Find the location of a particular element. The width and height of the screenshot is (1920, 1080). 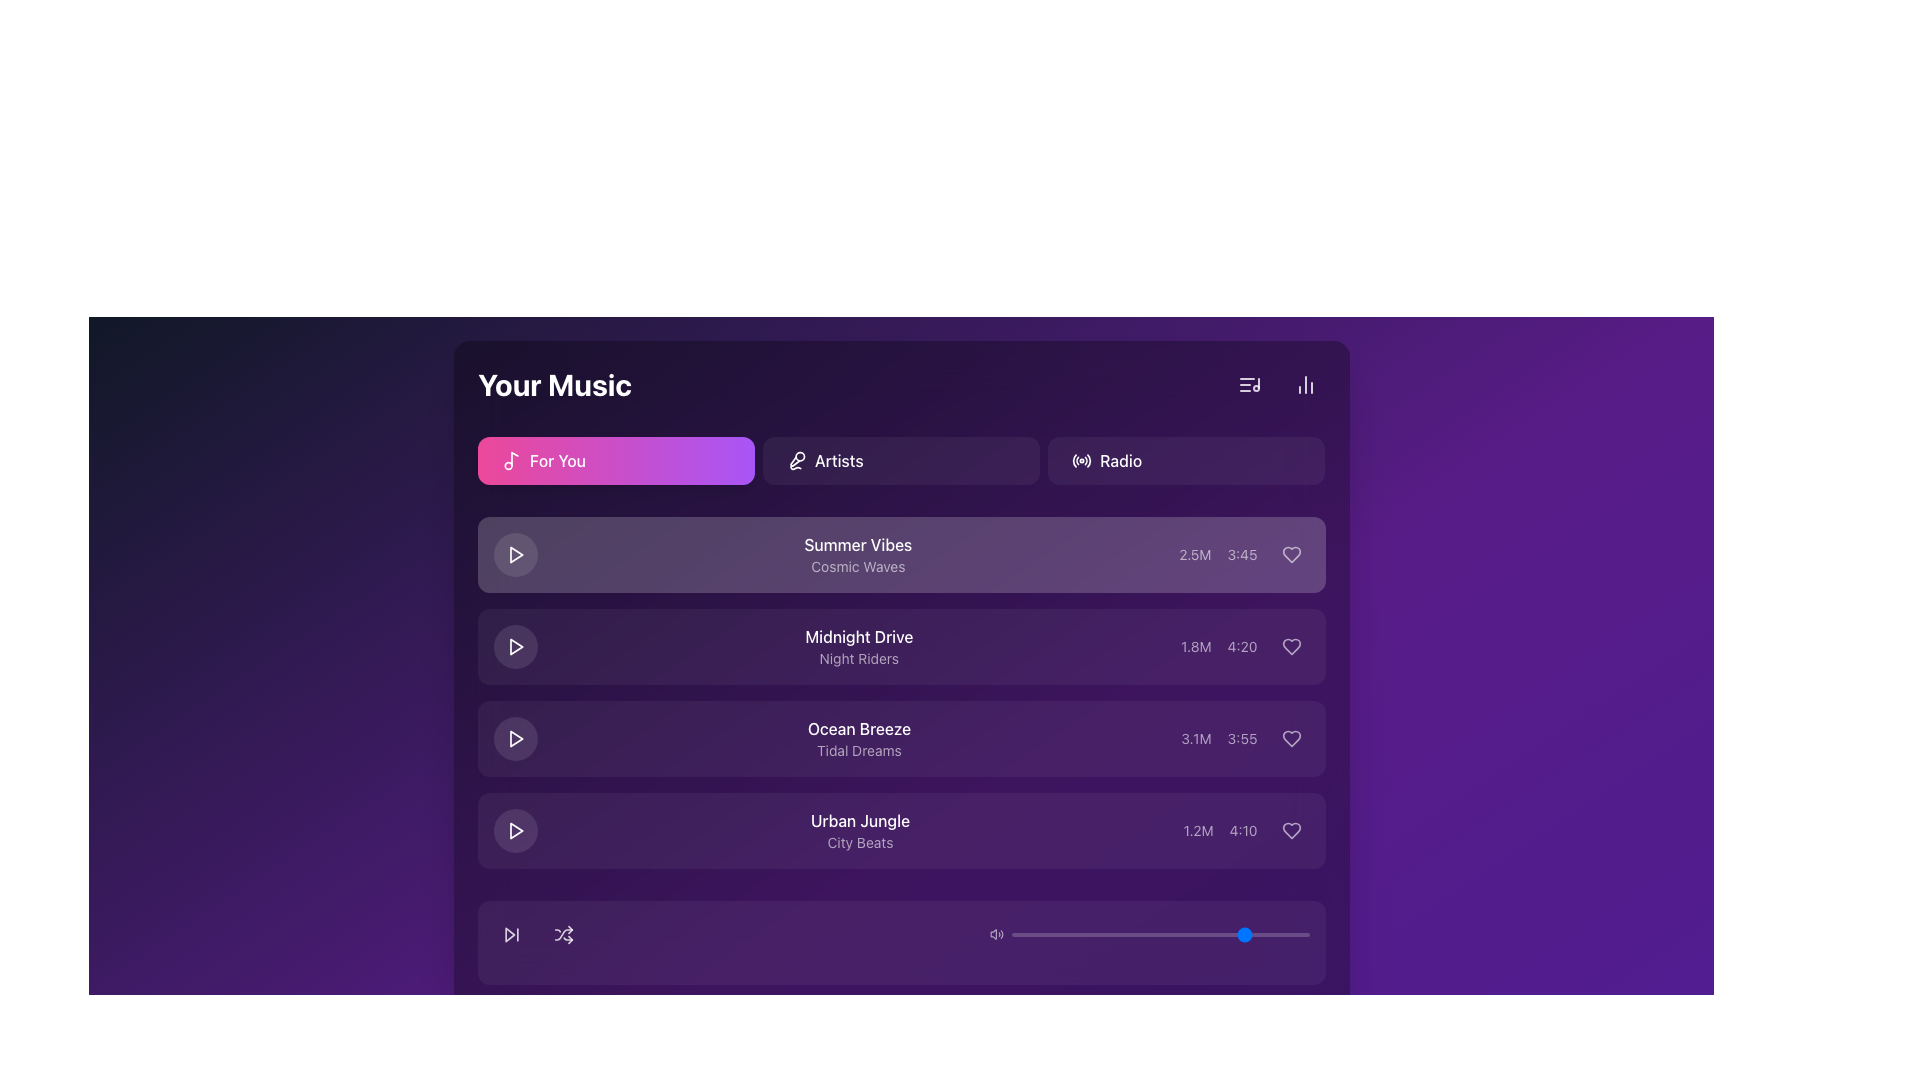

over the music playback control group located in the bottom-left toolbar of the interface is located at coordinates (537, 934).